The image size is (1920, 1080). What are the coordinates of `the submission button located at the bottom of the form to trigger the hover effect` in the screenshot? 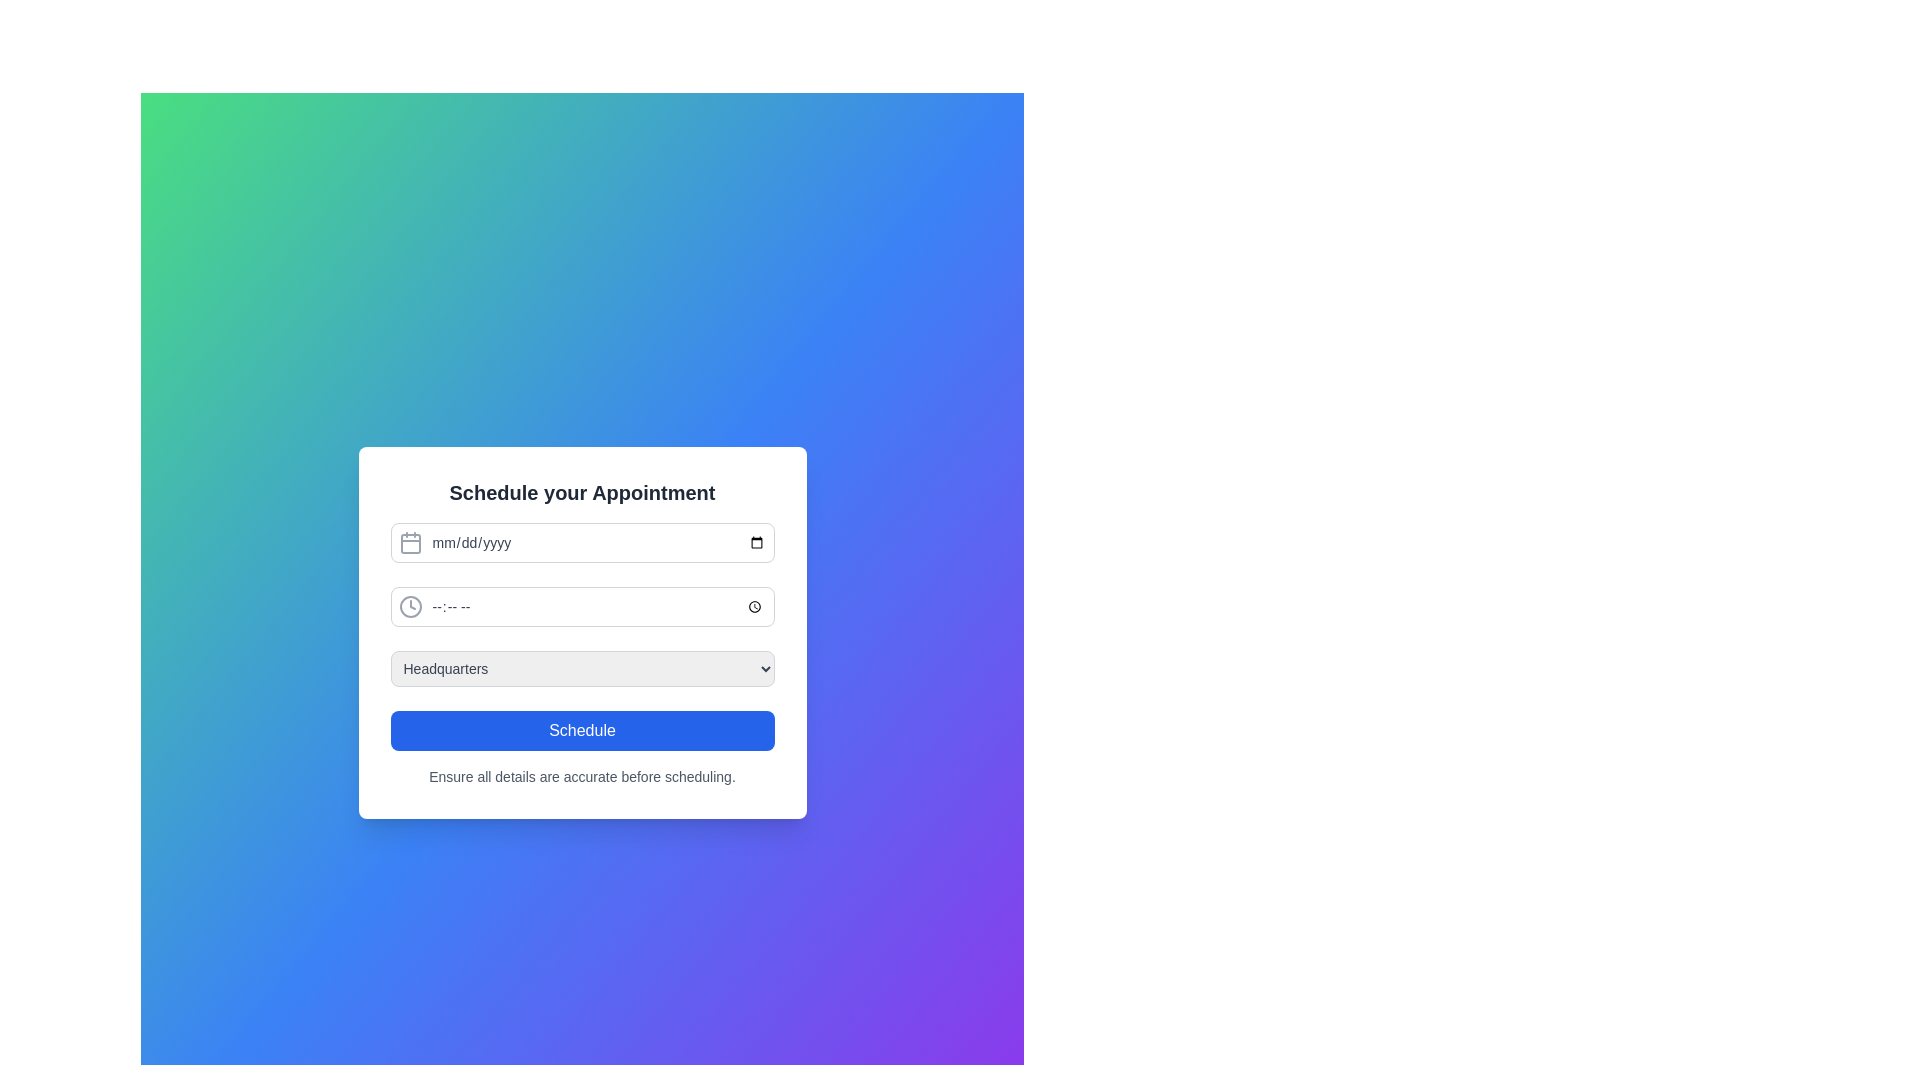 It's located at (581, 731).